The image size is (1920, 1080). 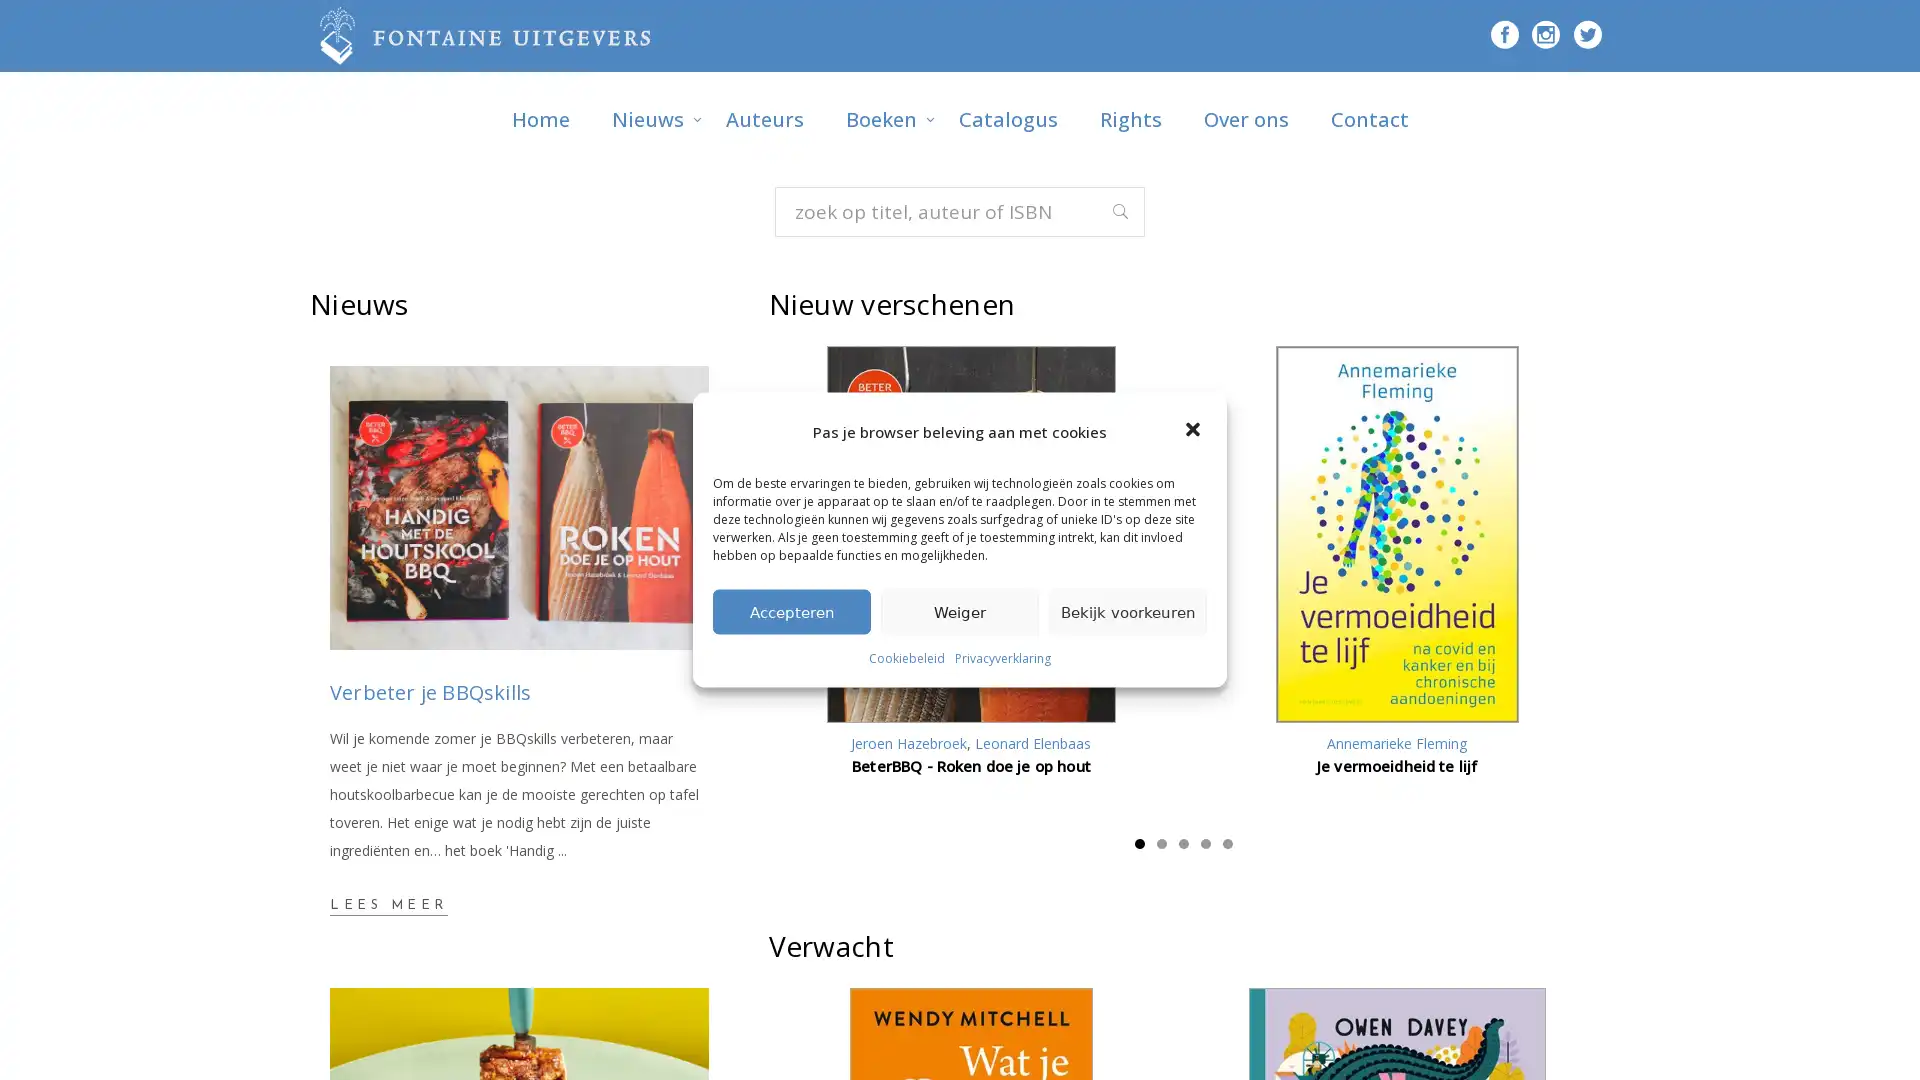 I want to click on Accepteren, so click(x=791, y=610).